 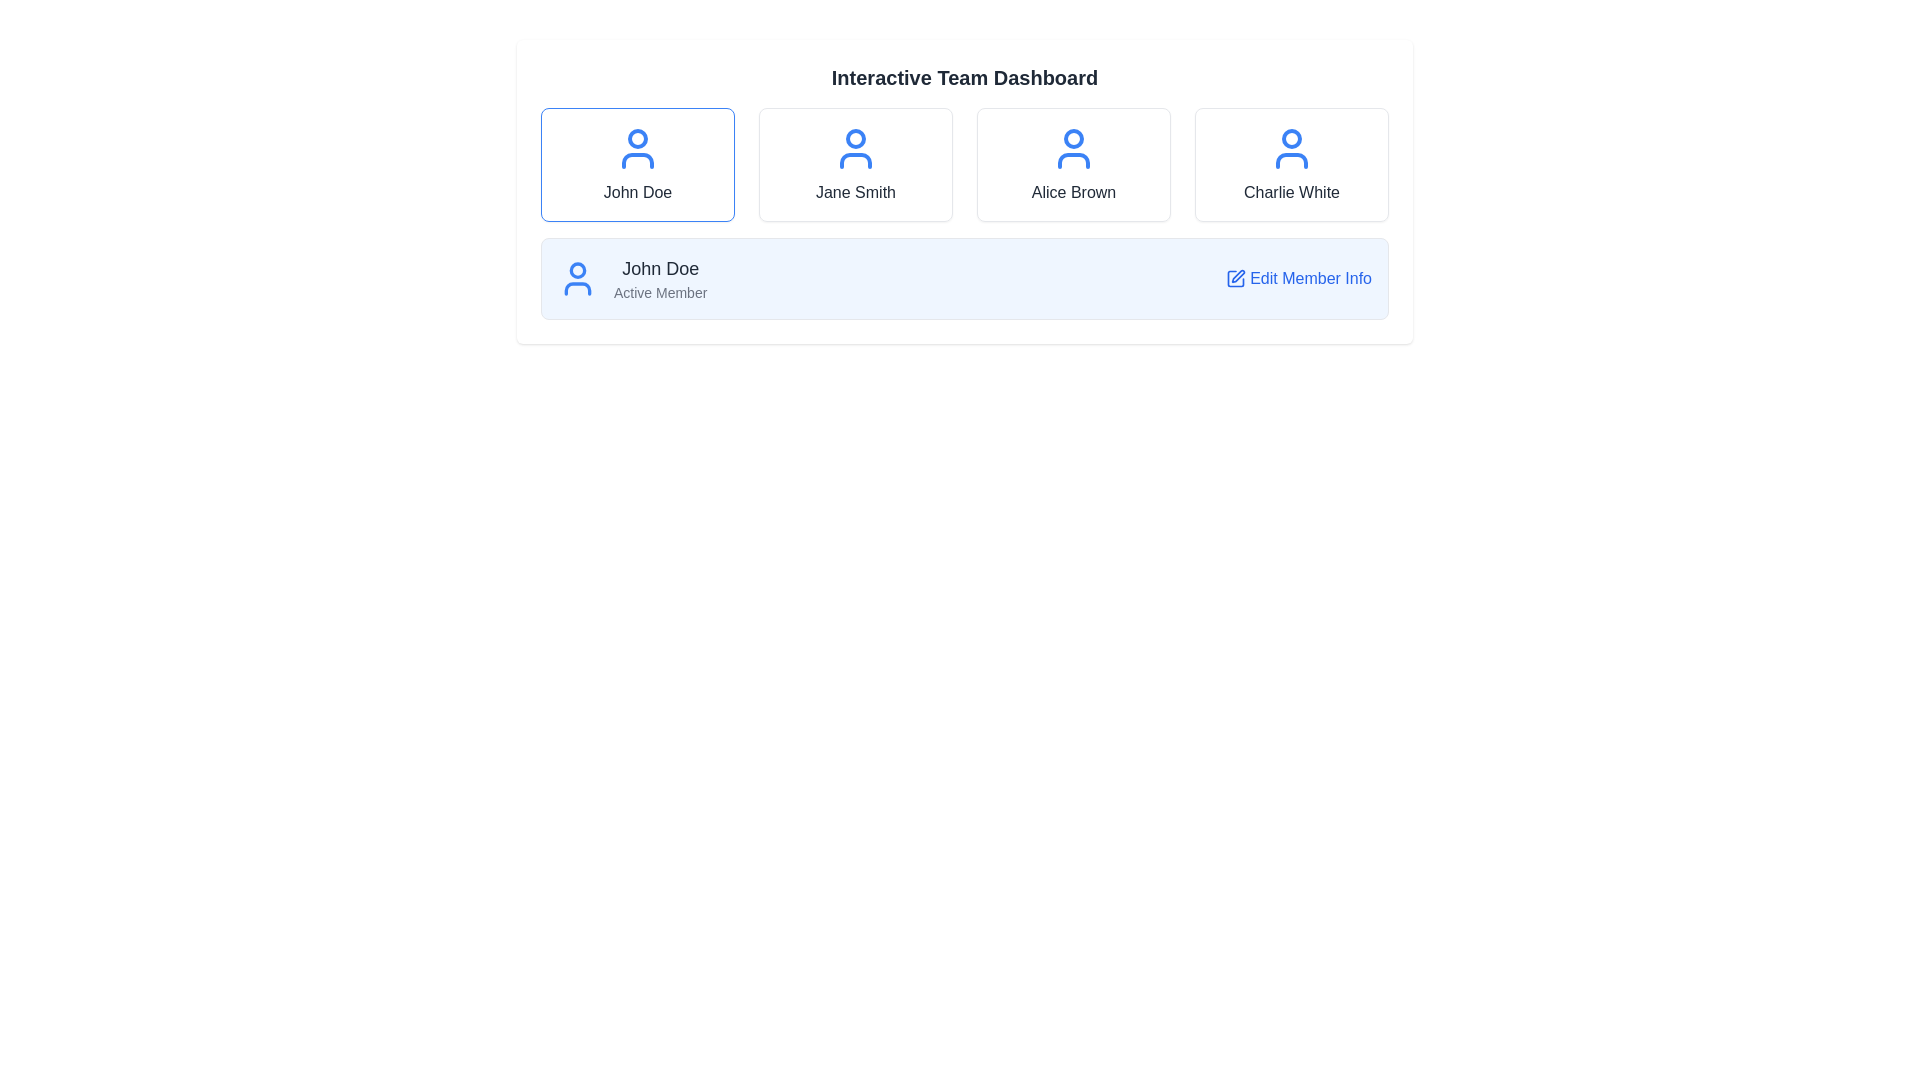 I want to click on the SVG graphic representing the user avatar for 'Jane Smith' located in the interactive team section, so click(x=855, y=148).